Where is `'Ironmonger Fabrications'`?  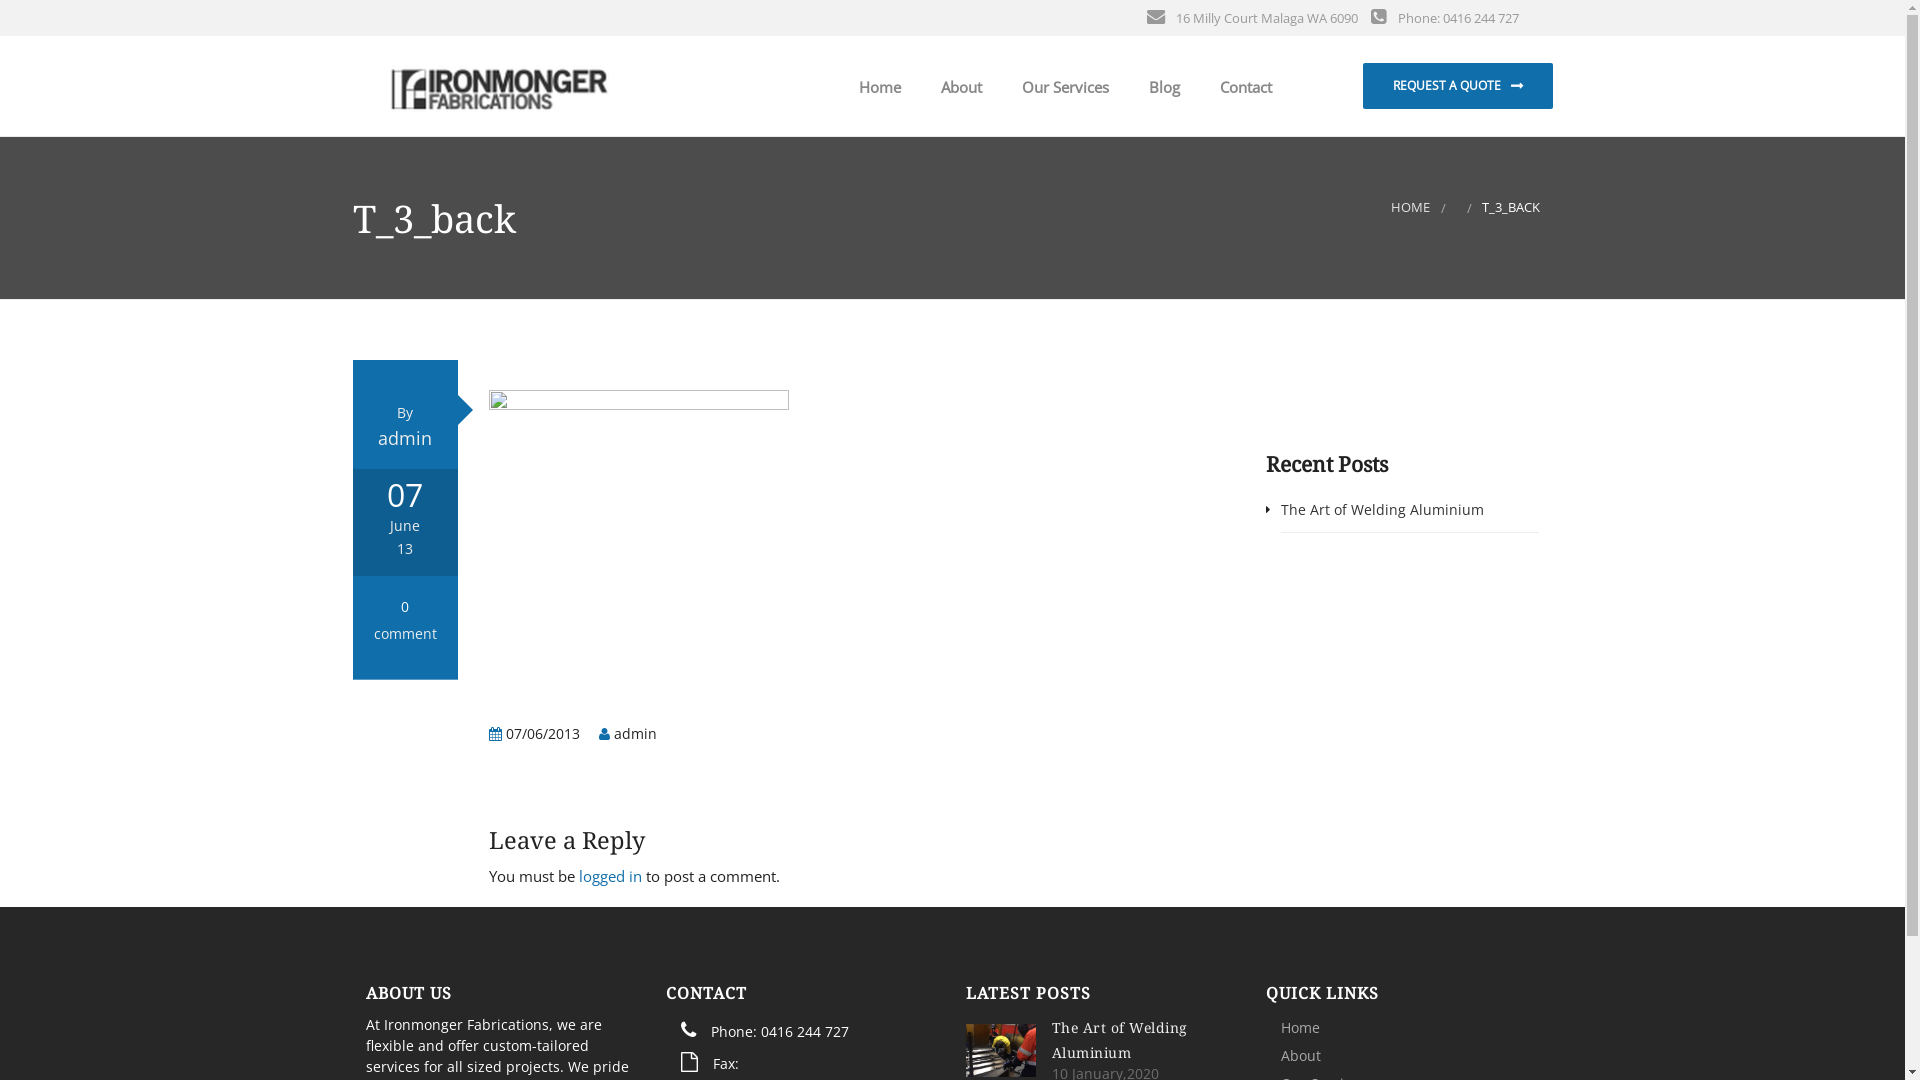 'Ironmonger Fabrications' is located at coordinates (499, 83).